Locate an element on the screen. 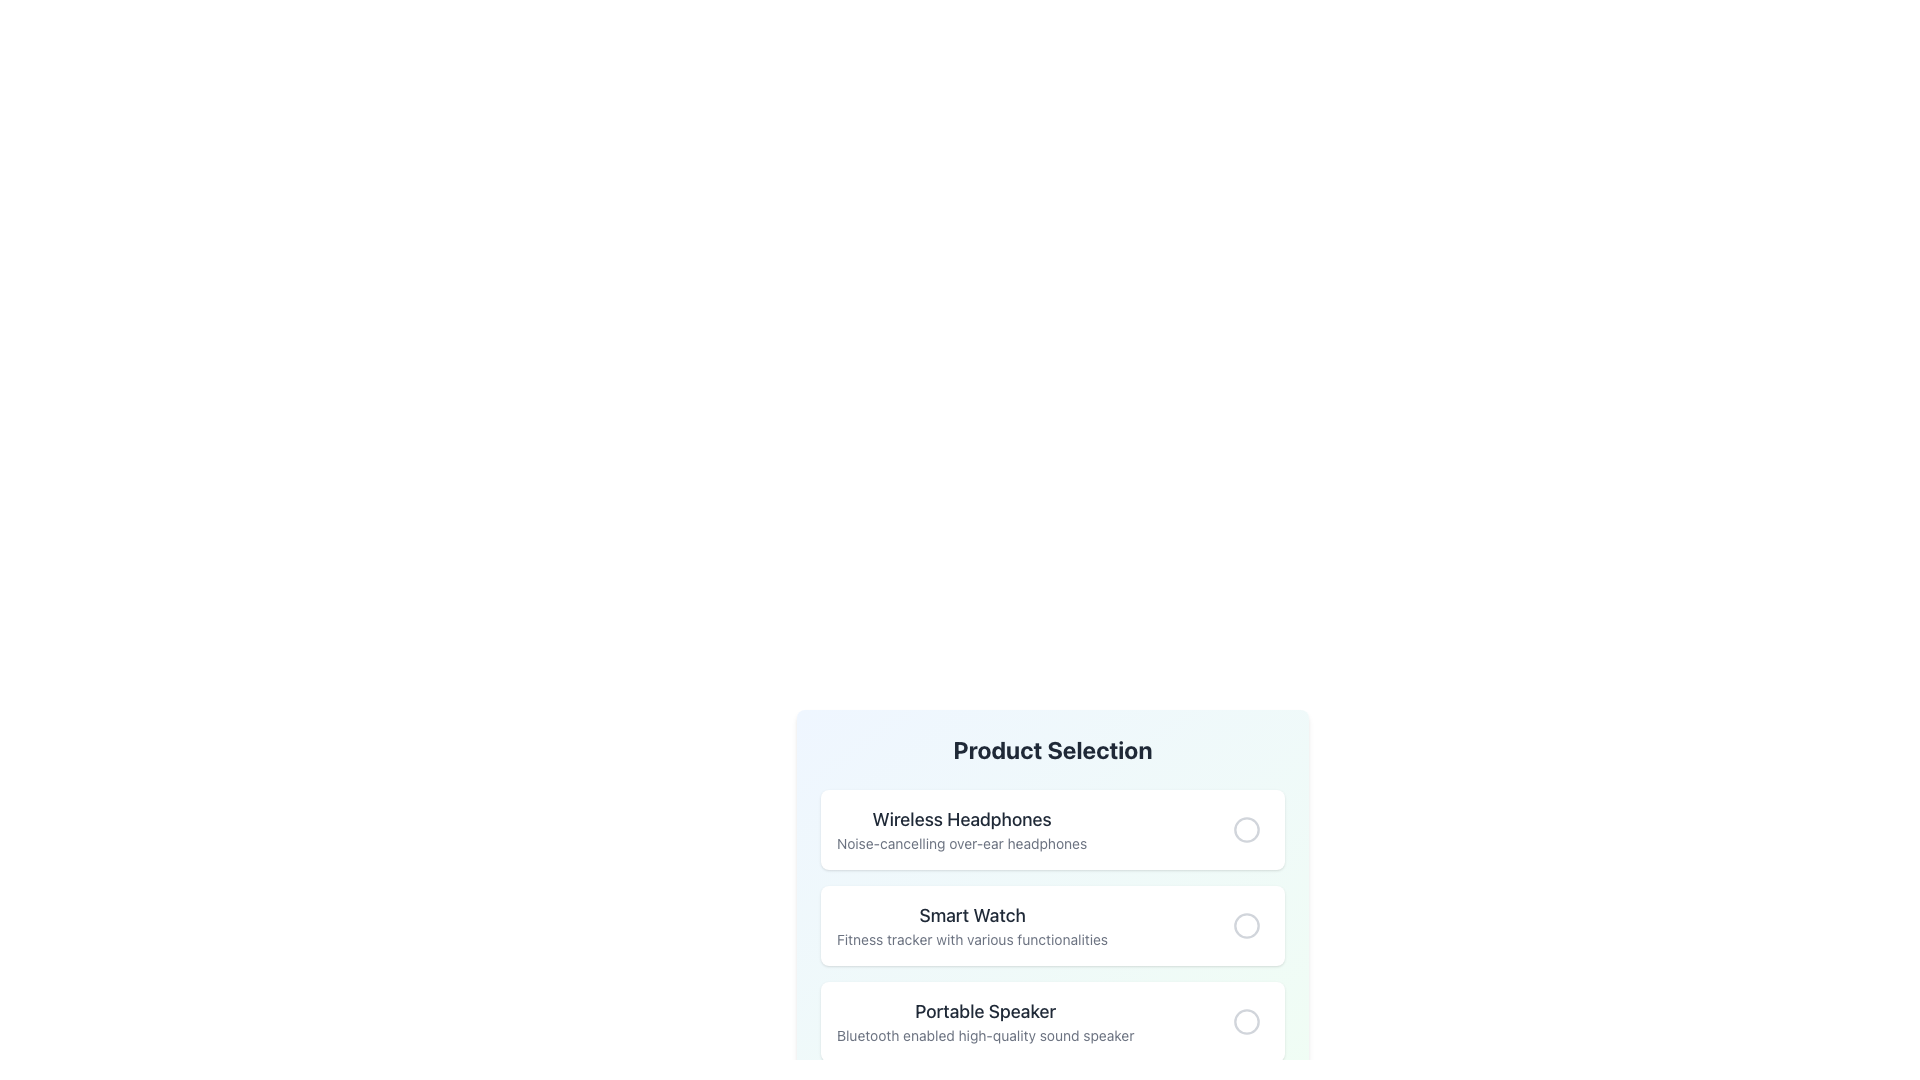  the text block titled 'Portable Speaker' which describes it as 'Bluetooth enabled high-quality sound speaker' located in the 'Product Selection' list as the third item is located at coordinates (985, 1022).